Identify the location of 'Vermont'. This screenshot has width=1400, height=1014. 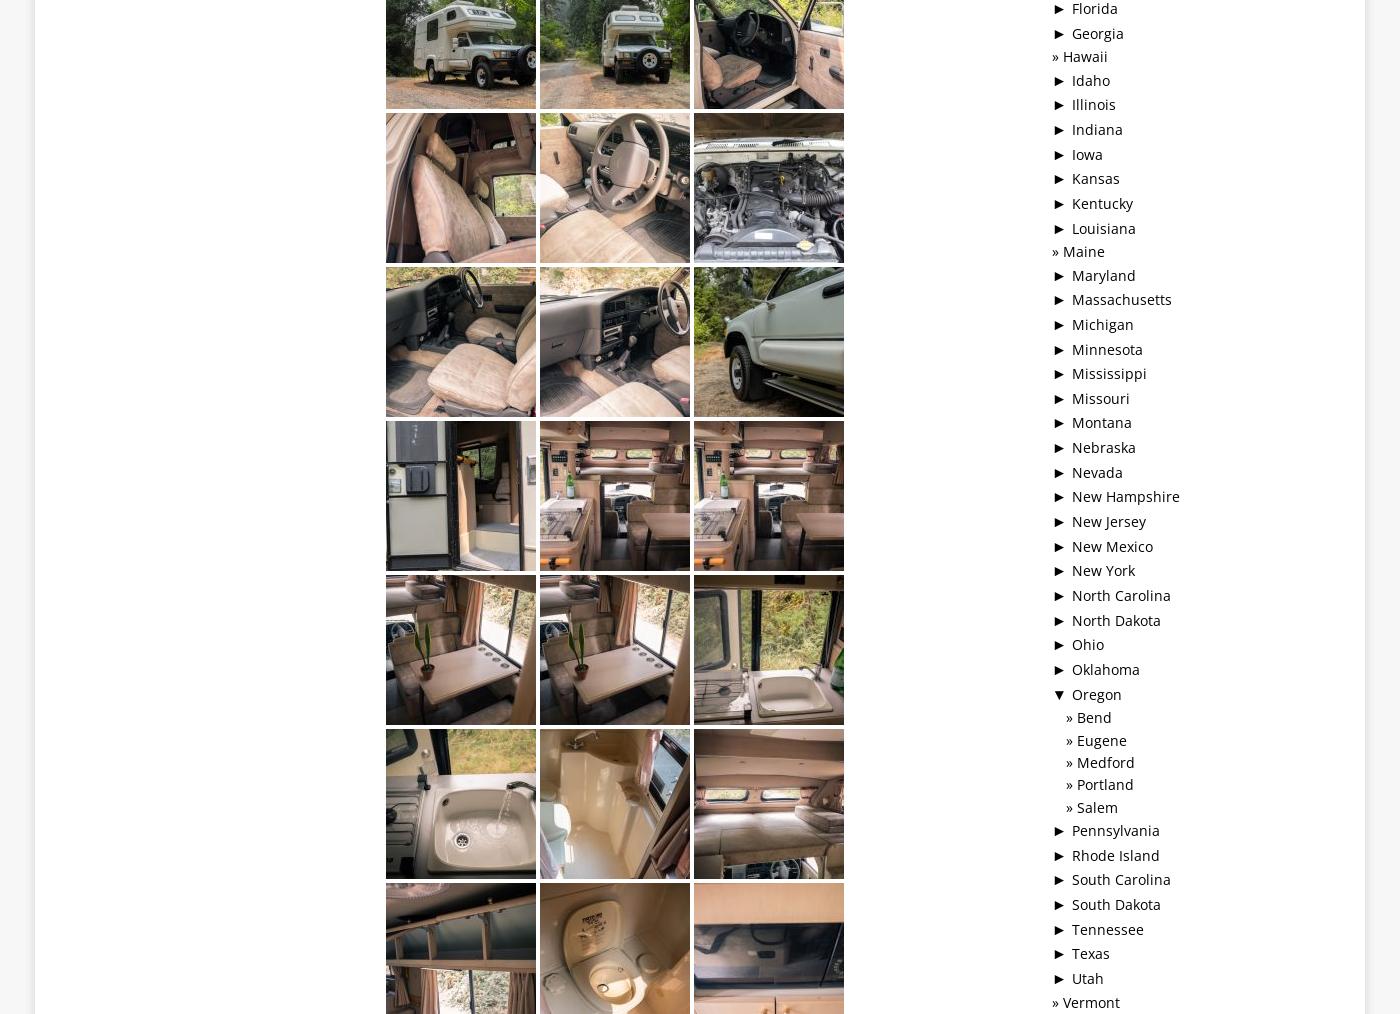
(1090, 1001).